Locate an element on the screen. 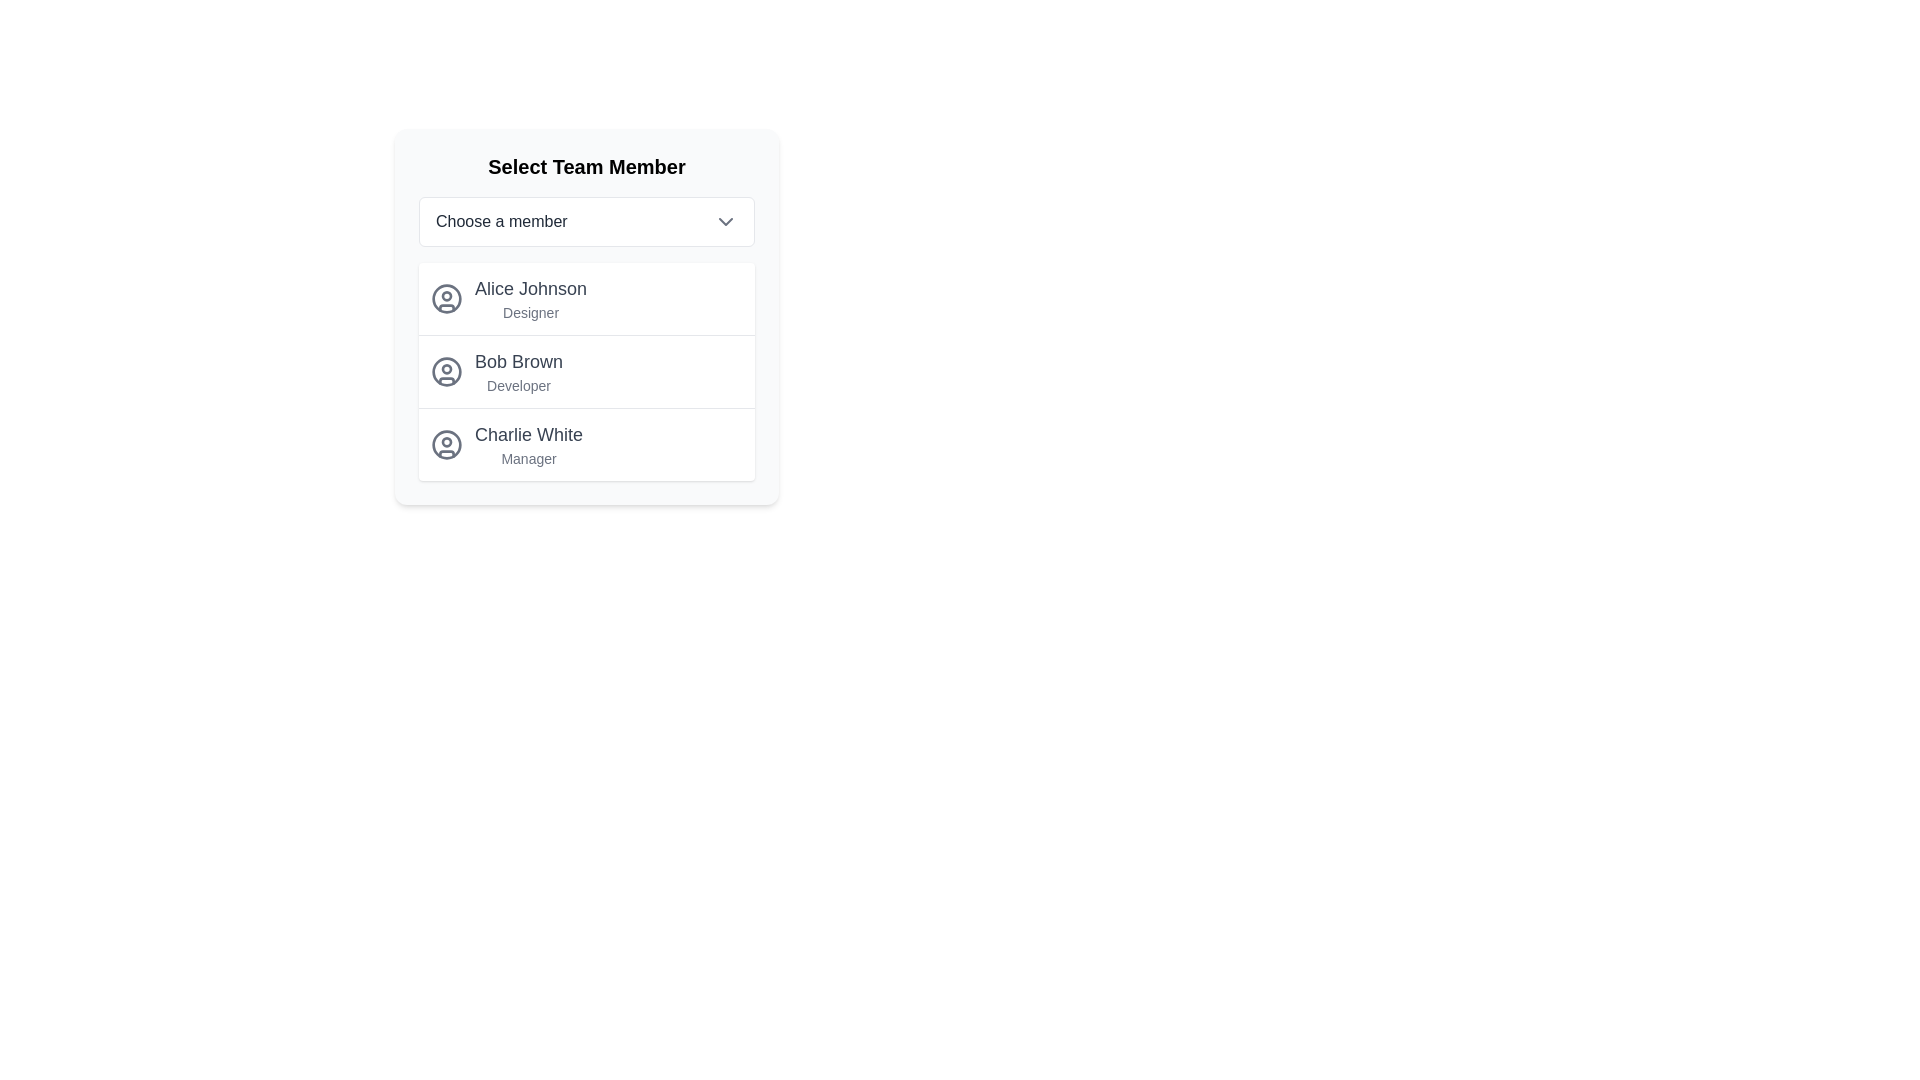 The width and height of the screenshot is (1920, 1080). static text heading that reads 'Select Team Member' to understand the purpose of the section is located at coordinates (585, 165).